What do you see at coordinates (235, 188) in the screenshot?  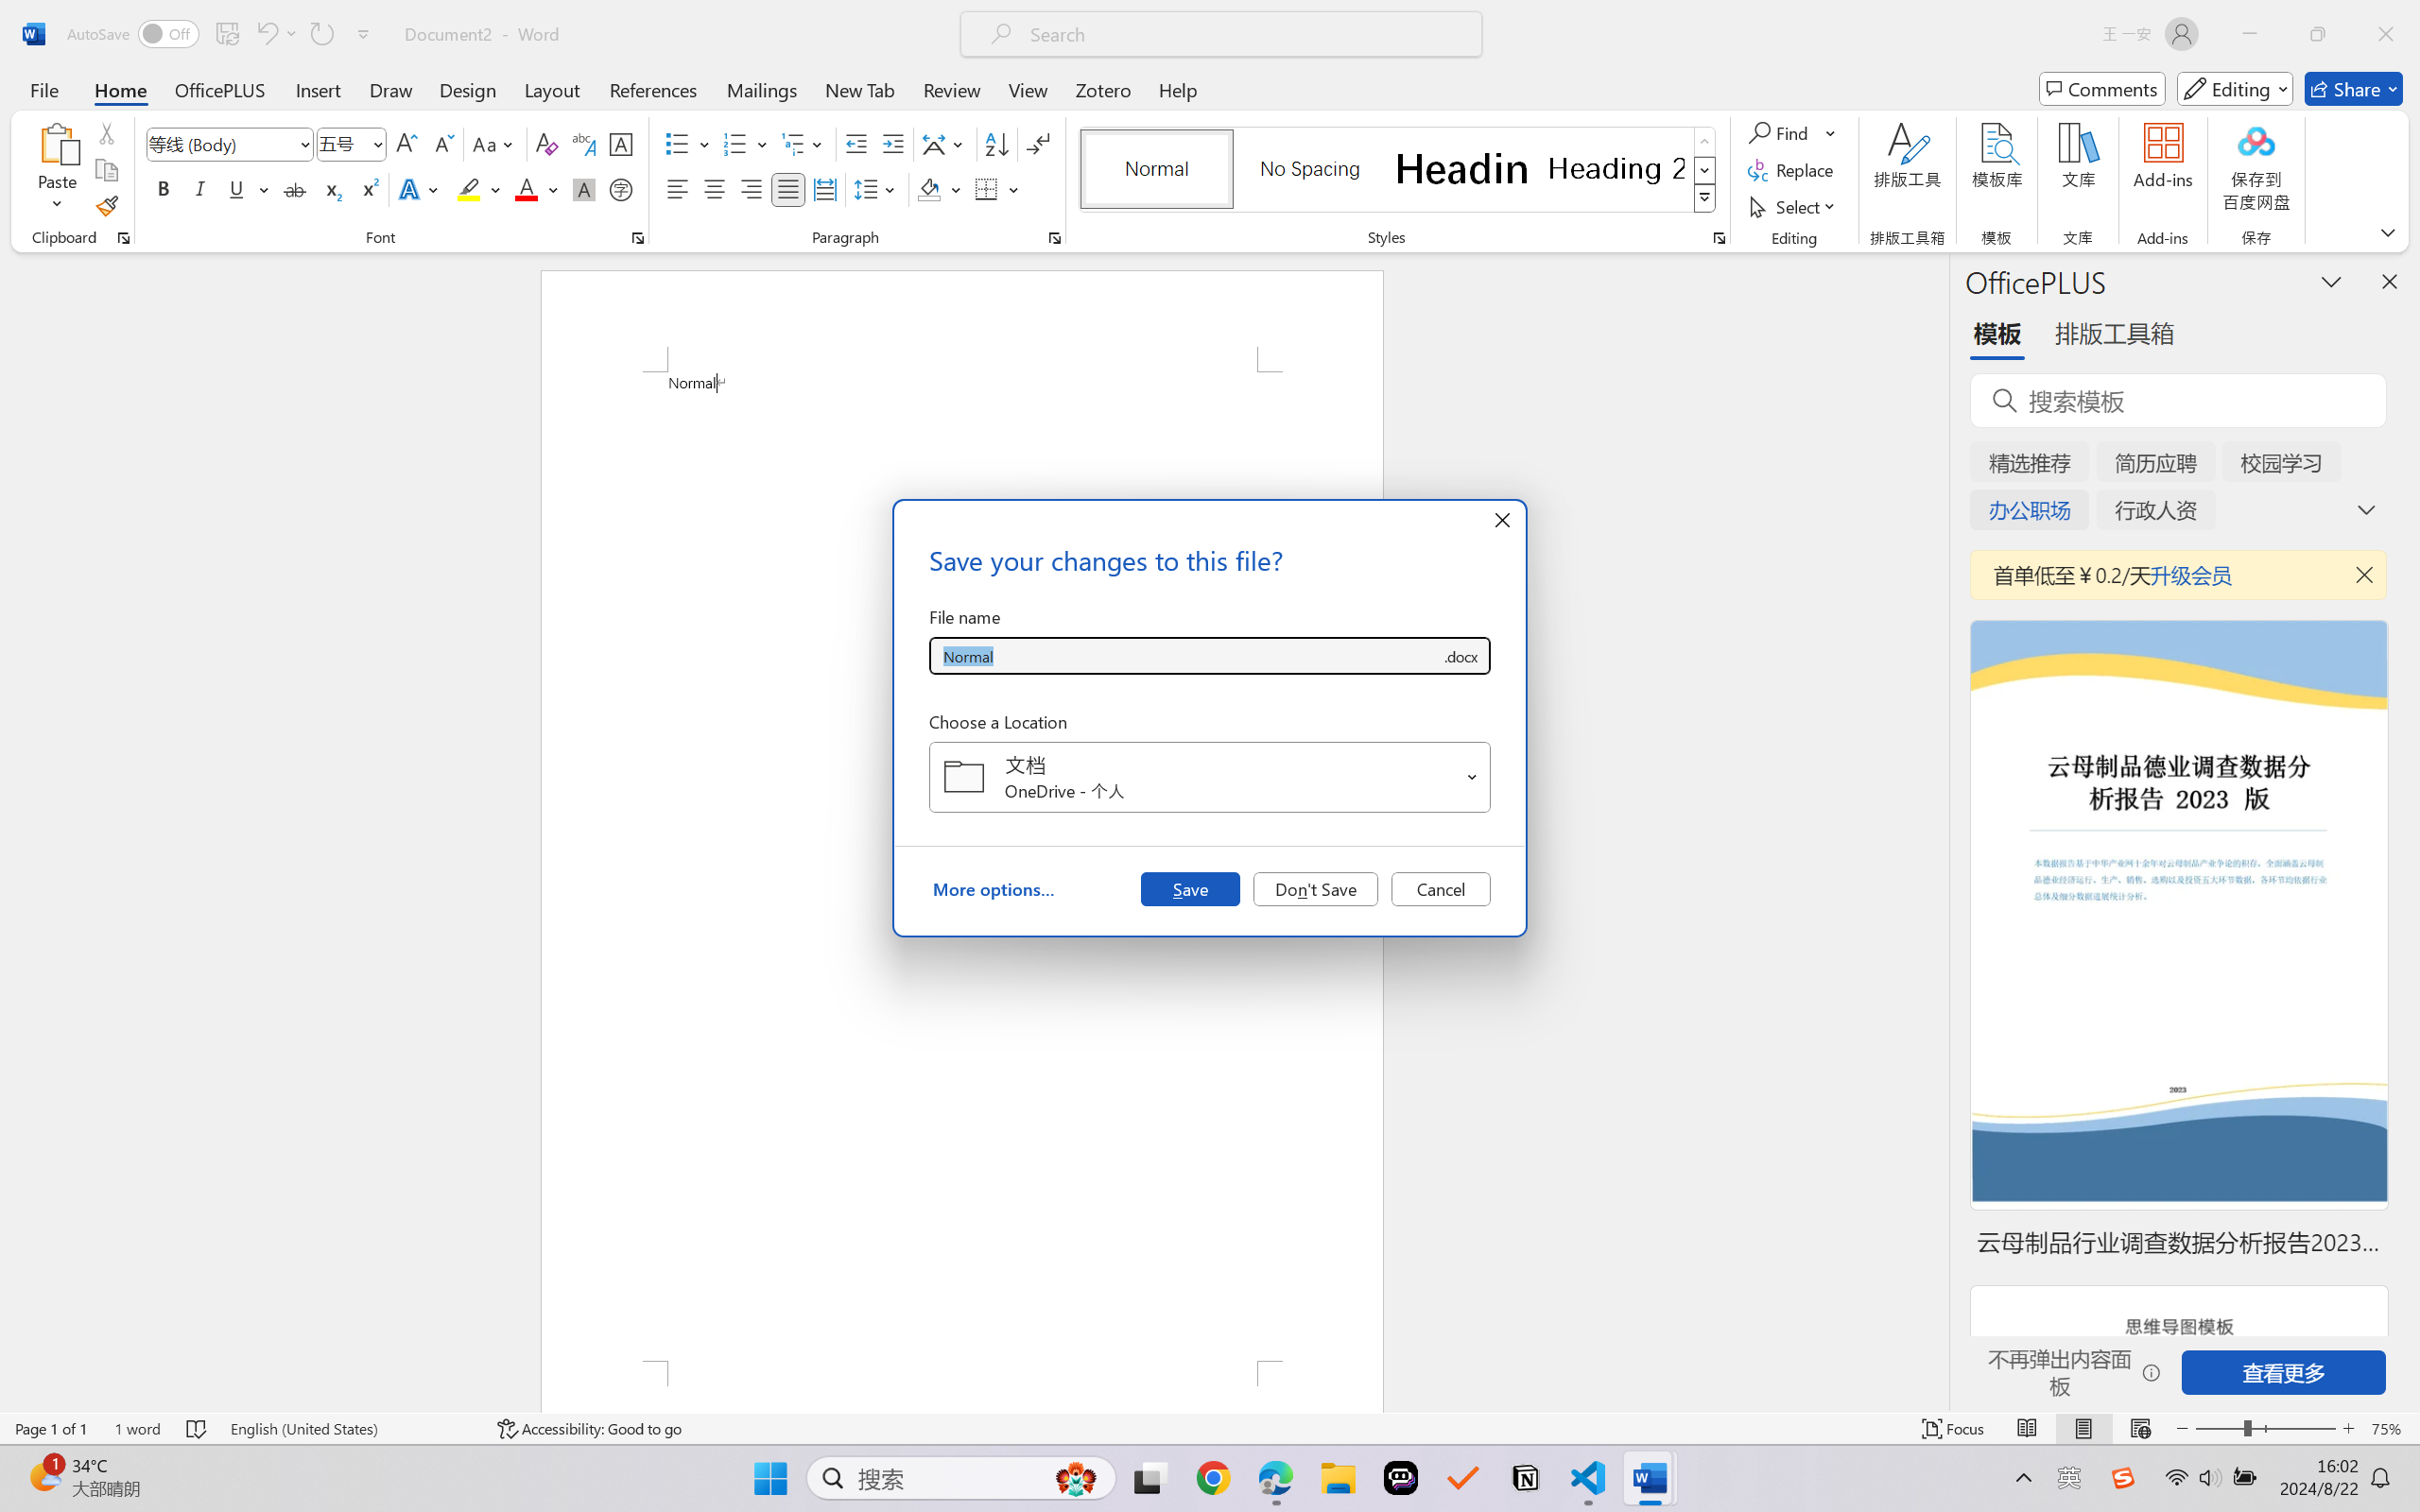 I see `'Underline'` at bounding box center [235, 188].